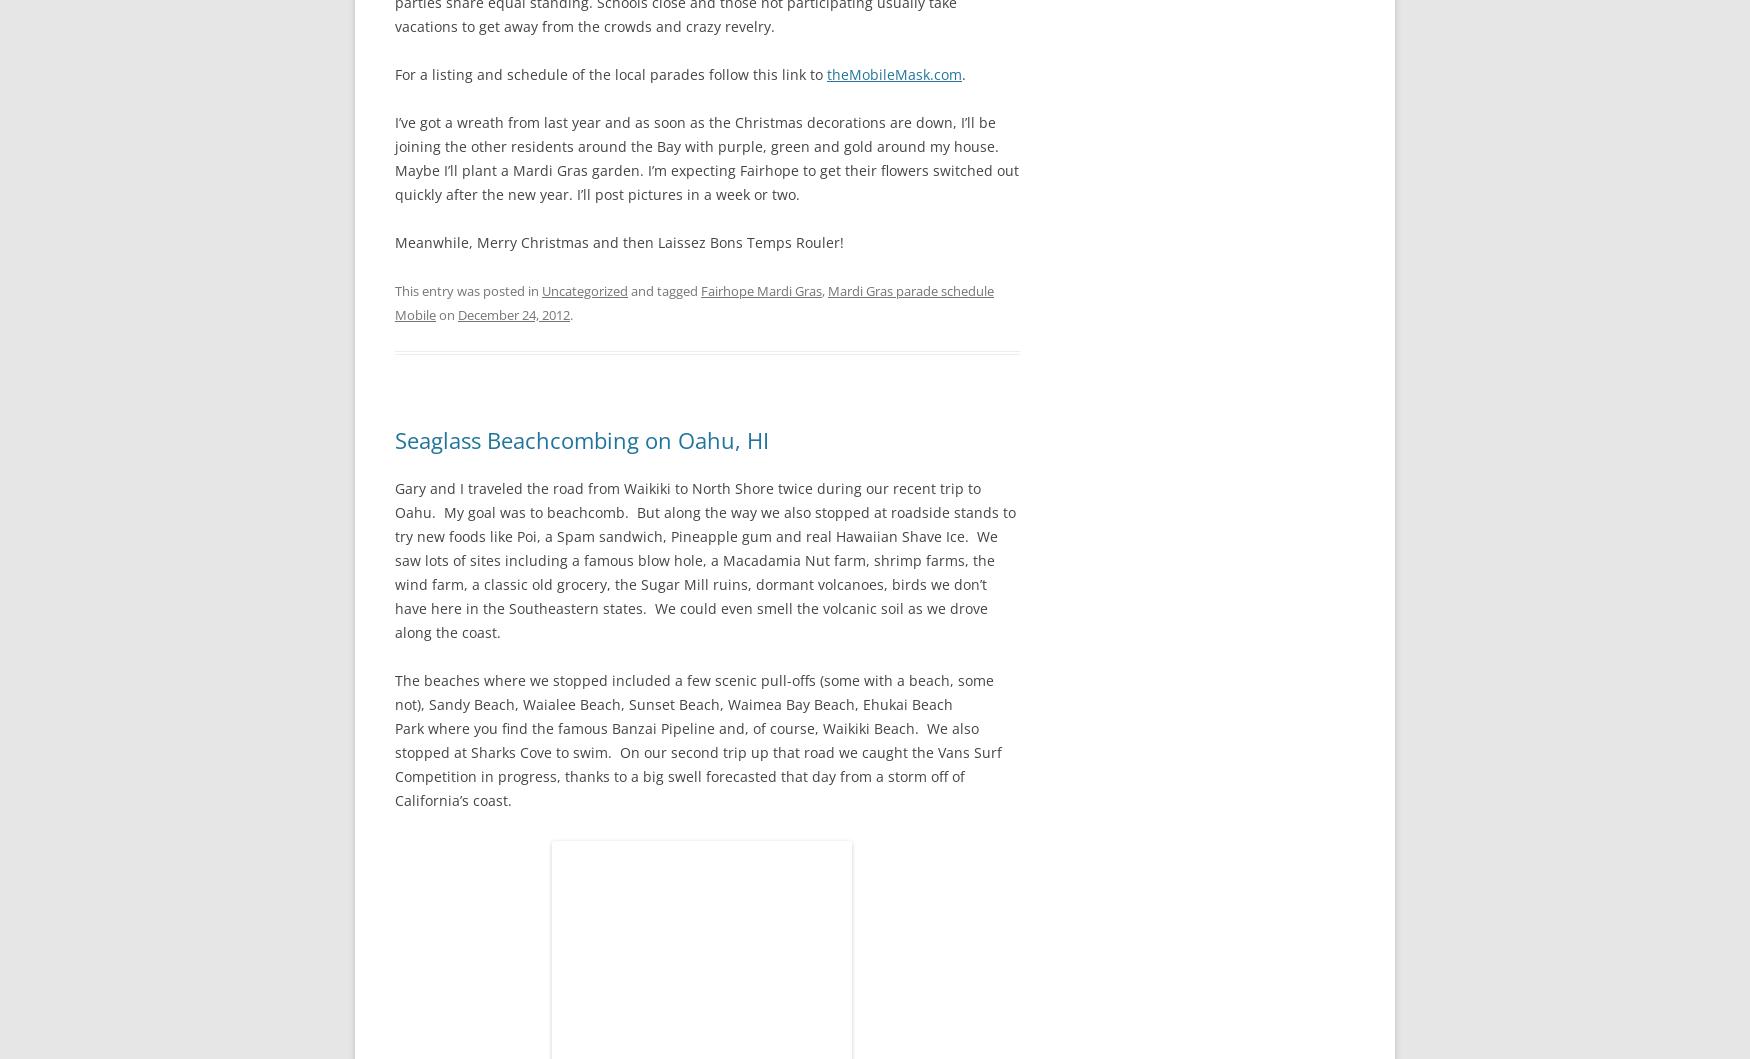 Image resolution: width=1750 pixels, height=1059 pixels. What do you see at coordinates (446, 313) in the screenshot?
I see `'on'` at bounding box center [446, 313].